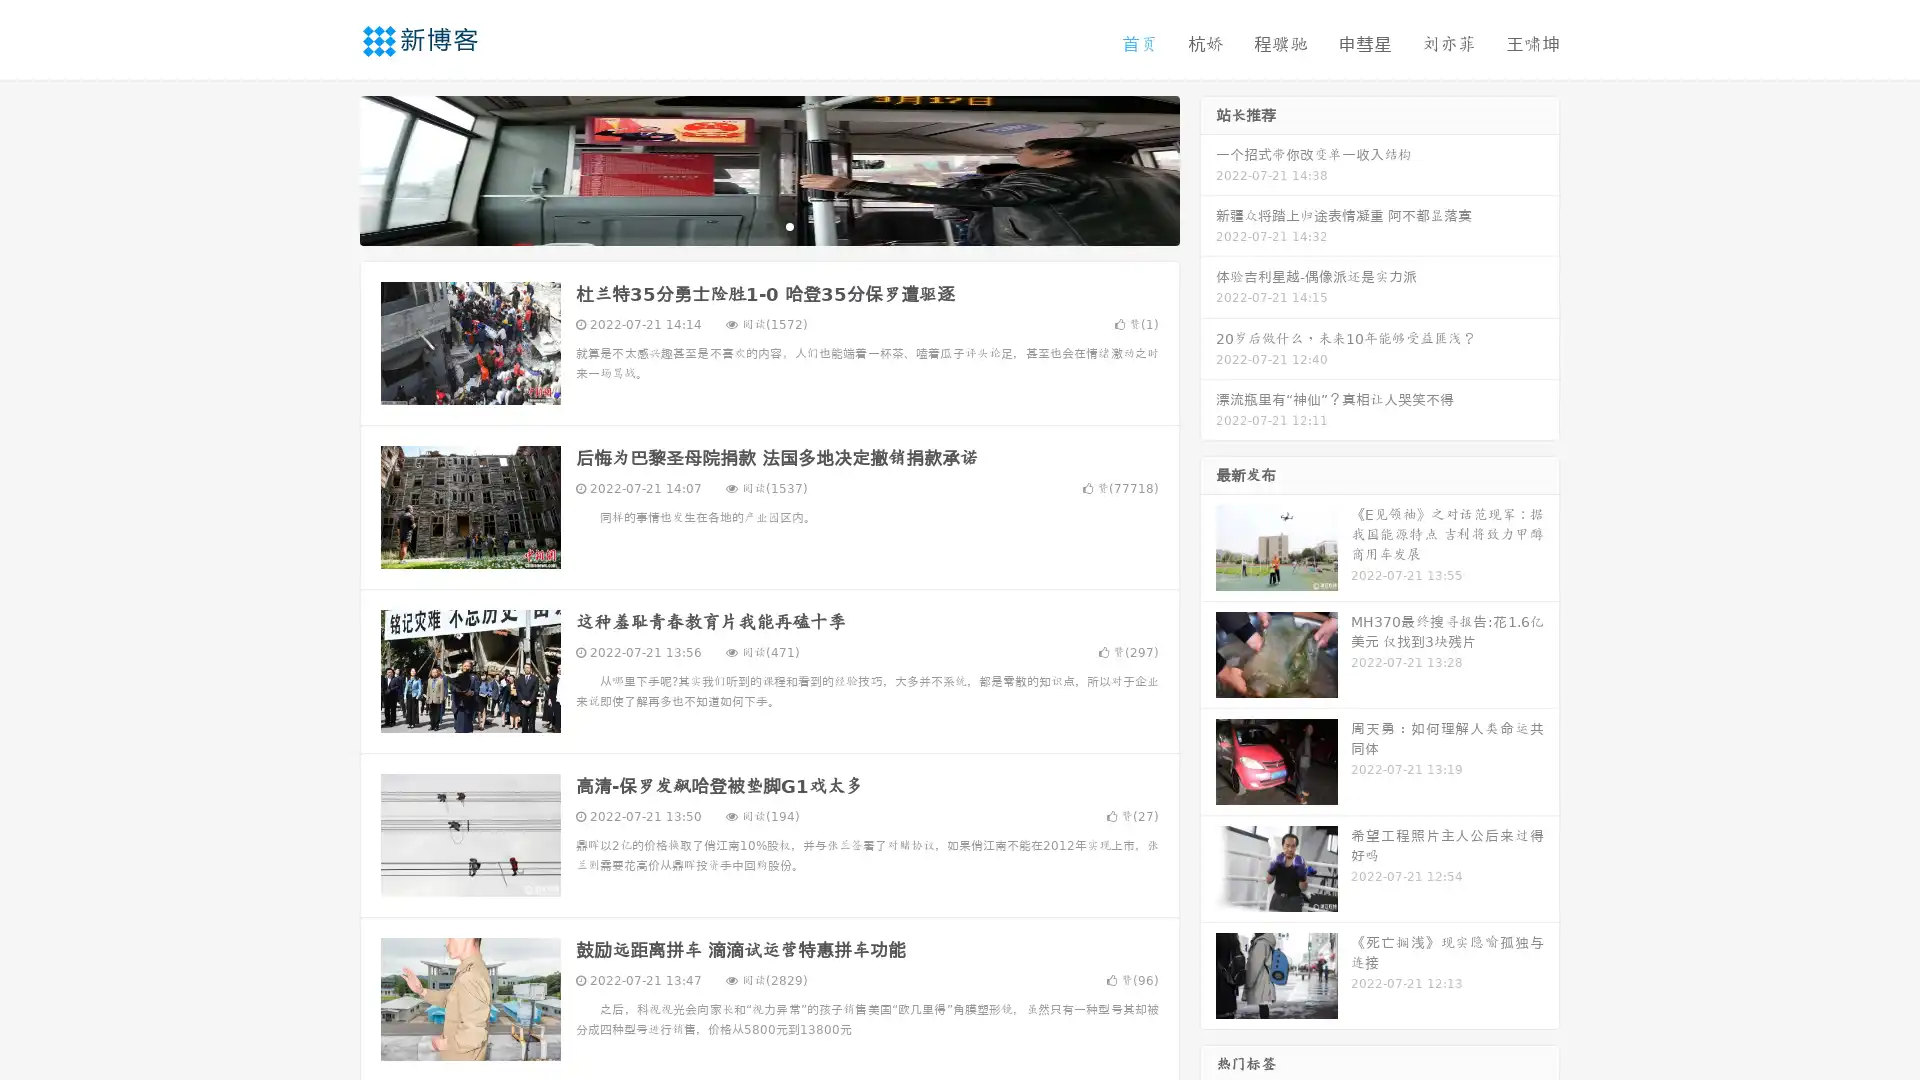 The width and height of the screenshot is (1920, 1080). What do you see at coordinates (768, 225) in the screenshot?
I see `Go to slide 2` at bounding box center [768, 225].